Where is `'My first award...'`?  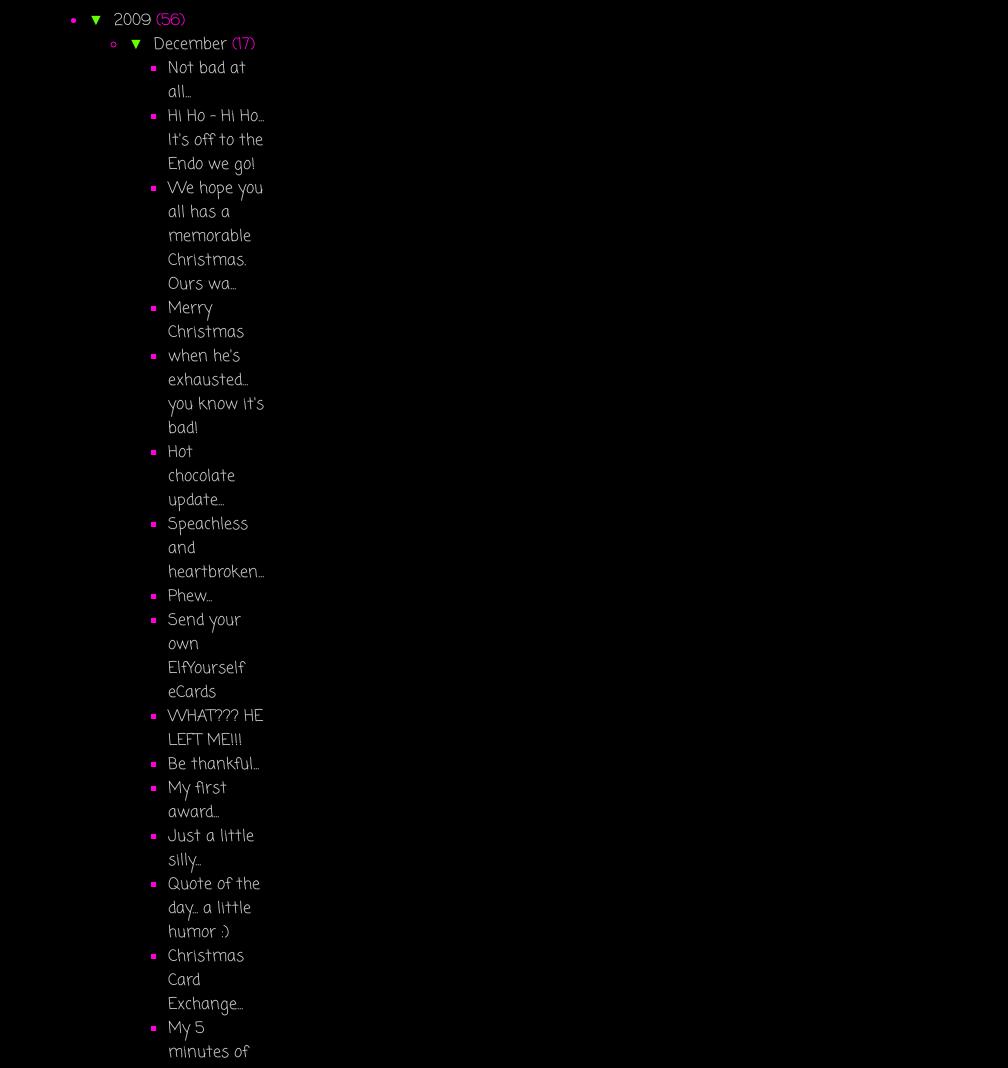
'My first award...' is located at coordinates (197, 800).